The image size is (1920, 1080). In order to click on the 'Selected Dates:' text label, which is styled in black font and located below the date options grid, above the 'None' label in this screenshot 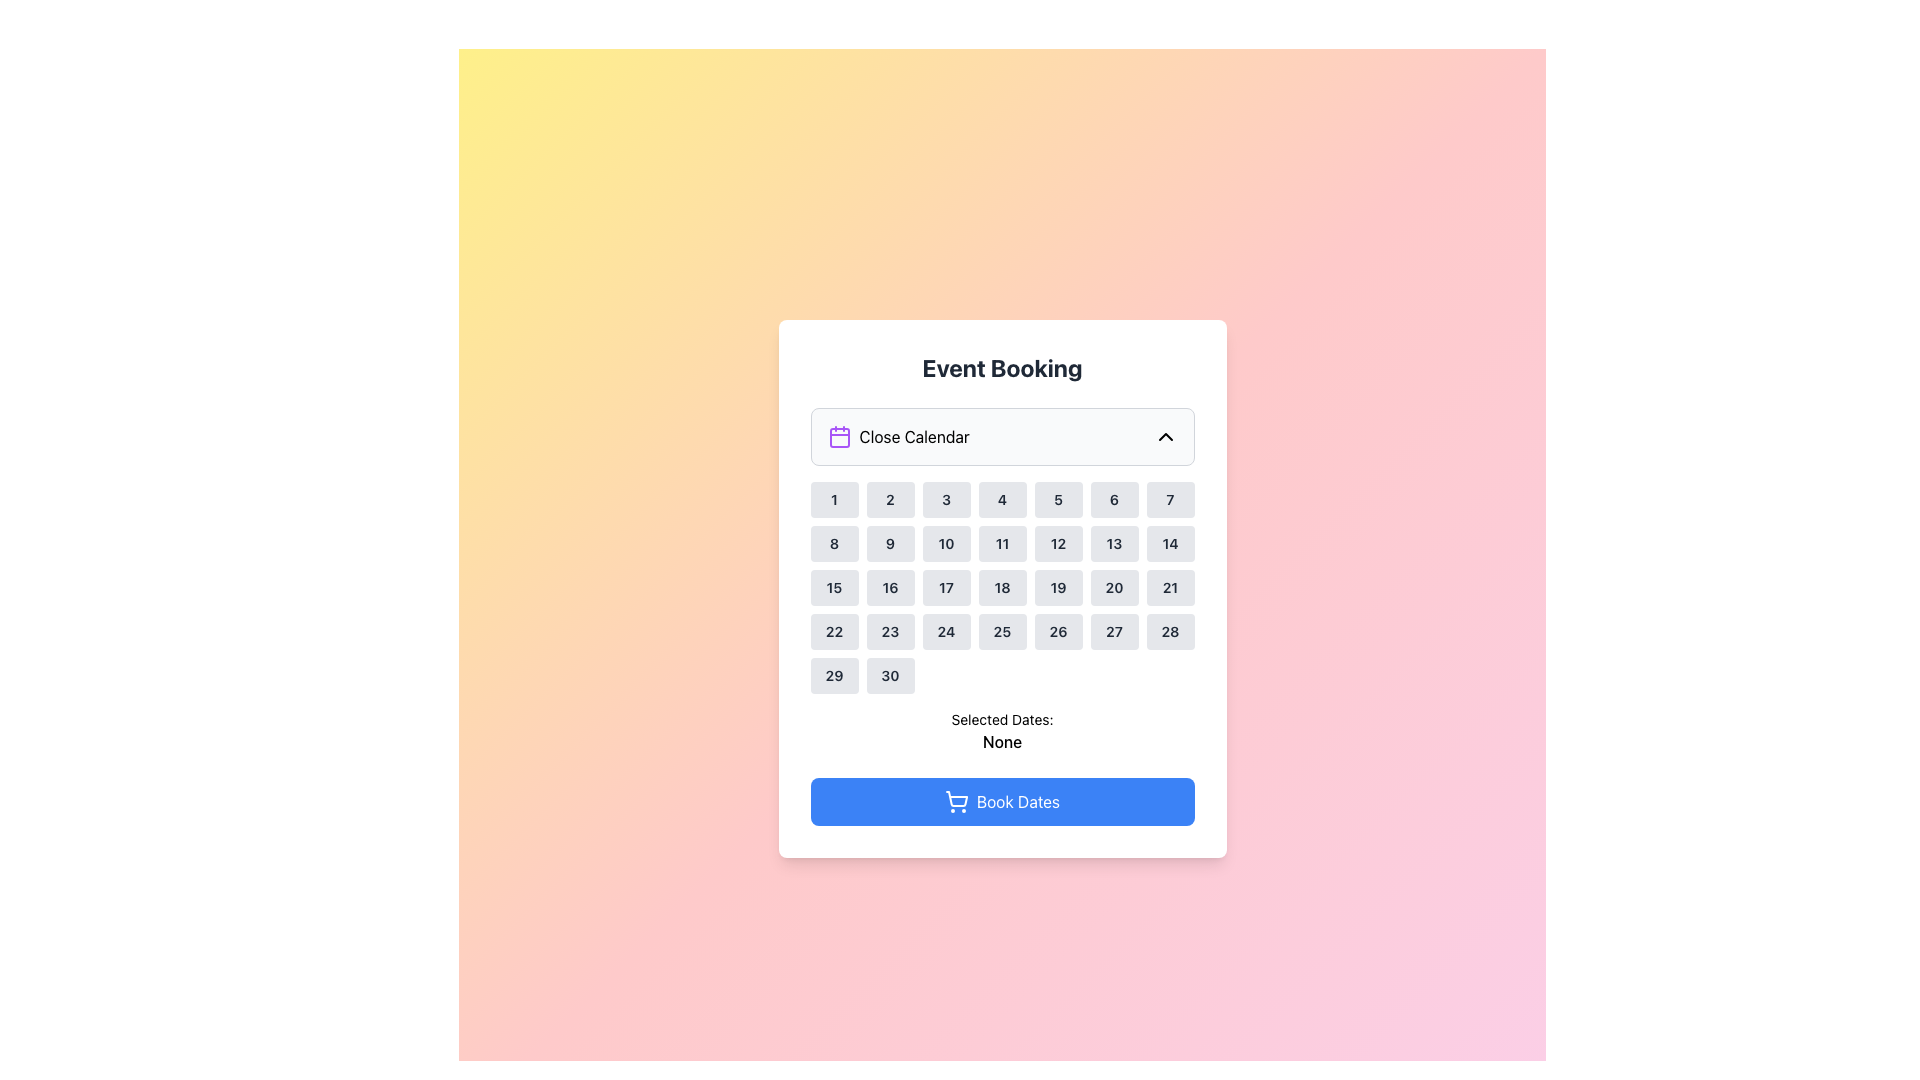, I will do `click(1002, 720)`.